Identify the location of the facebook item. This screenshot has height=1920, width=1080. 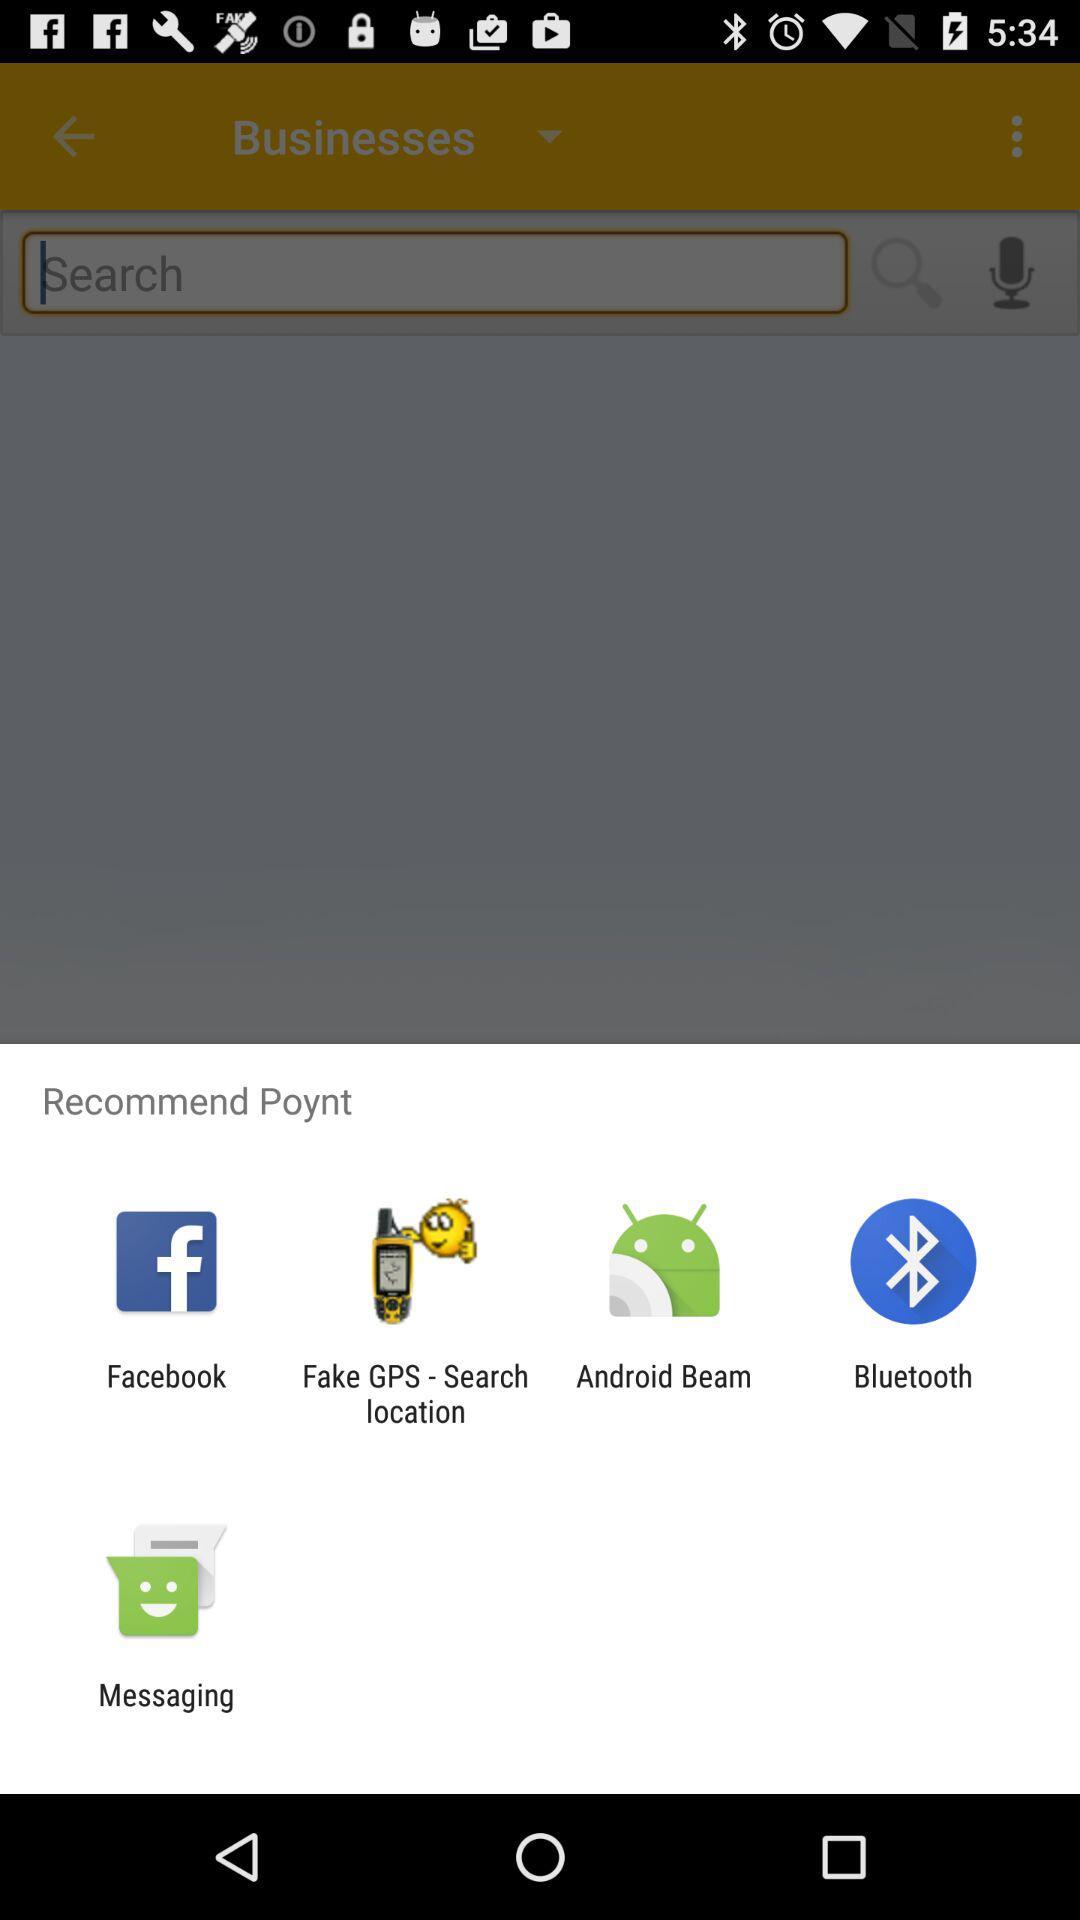
(165, 1392).